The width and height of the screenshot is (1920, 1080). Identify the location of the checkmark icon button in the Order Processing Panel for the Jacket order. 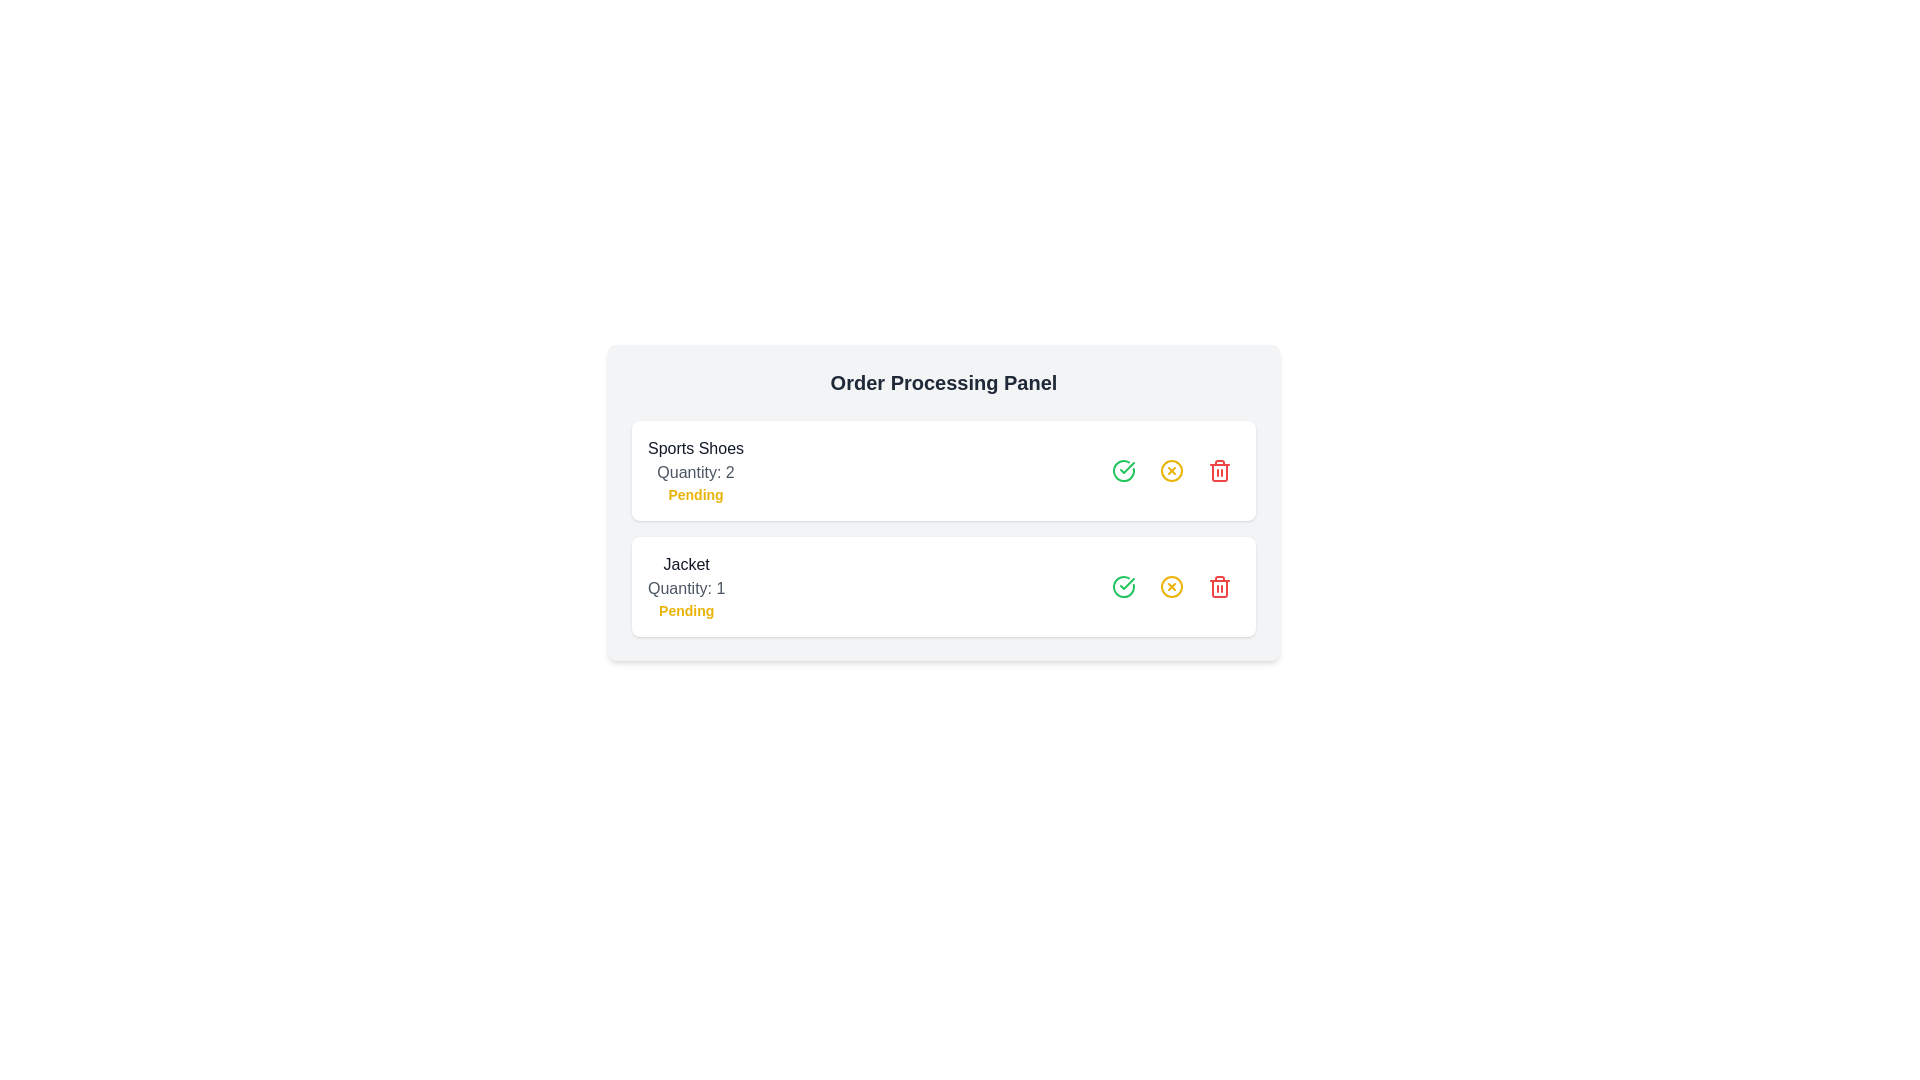
(1127, 467).